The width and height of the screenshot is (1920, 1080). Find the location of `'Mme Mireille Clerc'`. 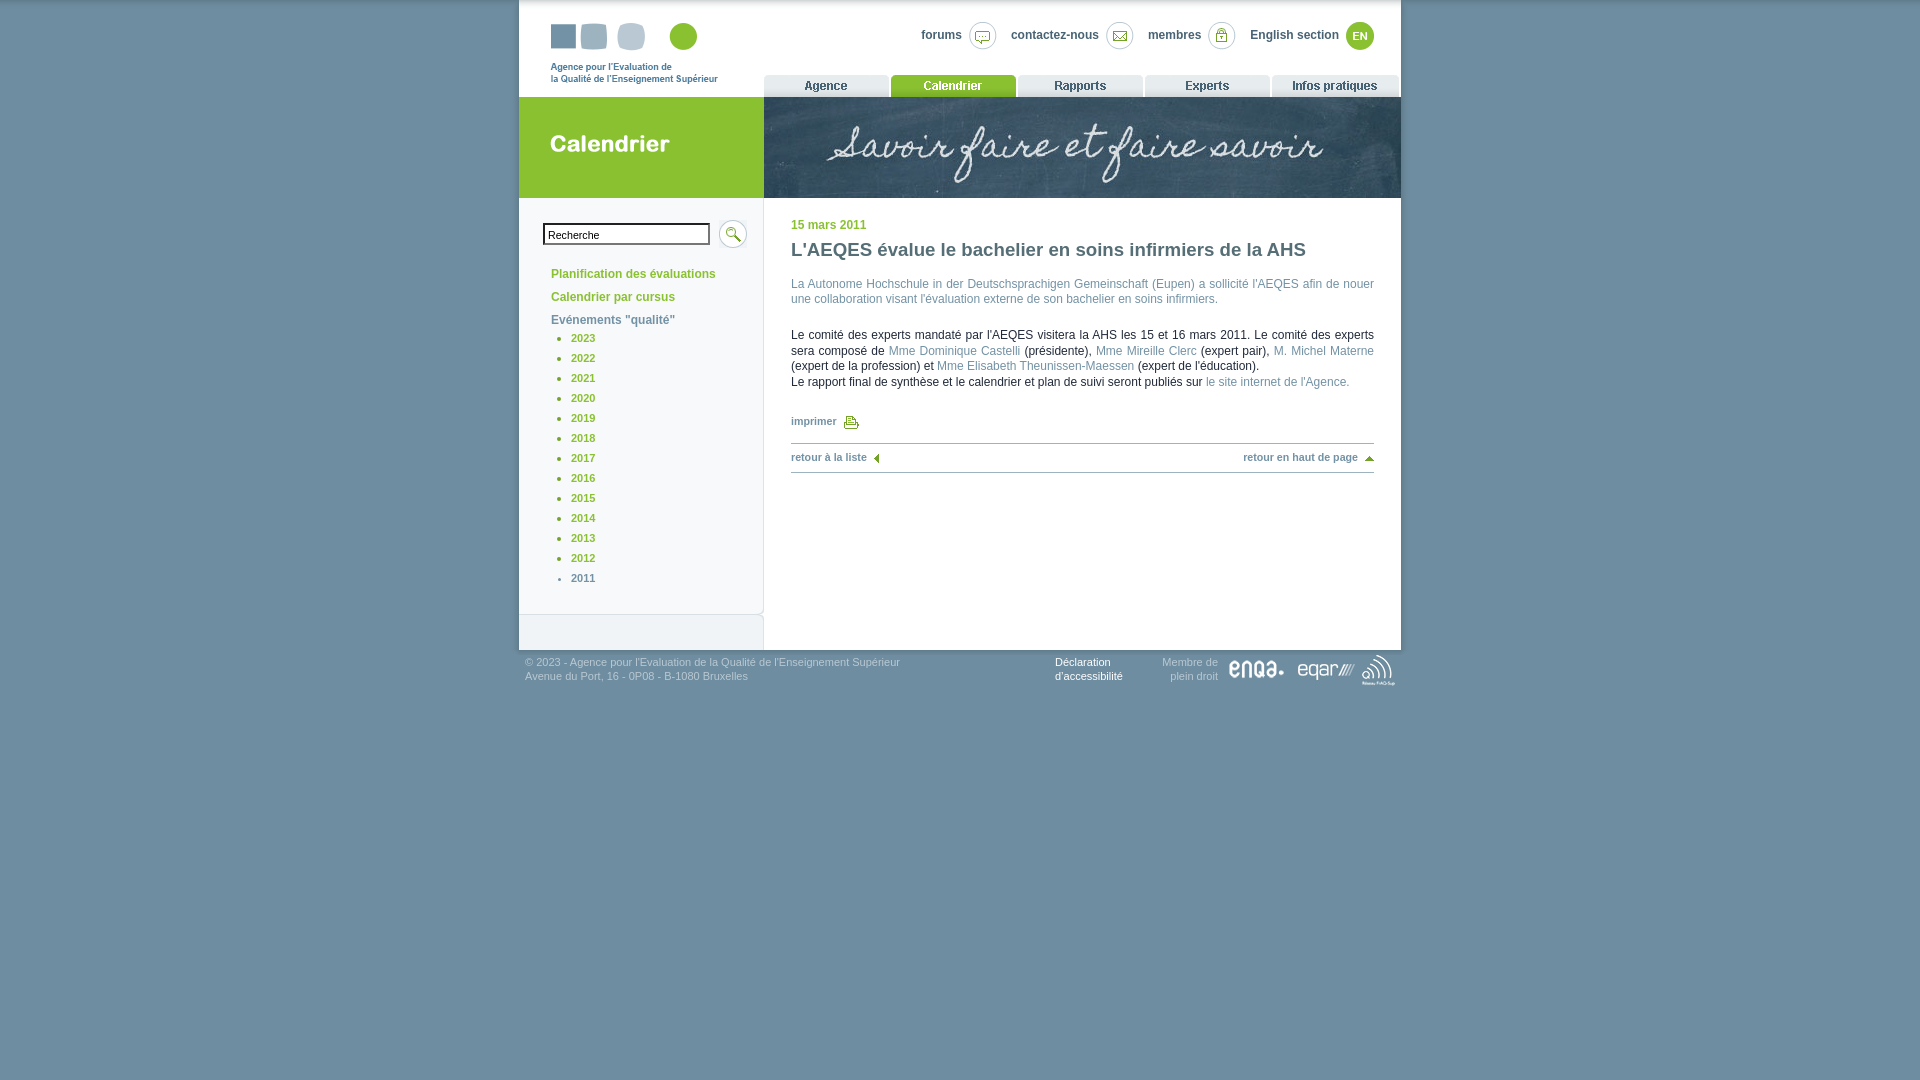

'Mme Mireille Clerc' is located at coordinates (1146, 350).